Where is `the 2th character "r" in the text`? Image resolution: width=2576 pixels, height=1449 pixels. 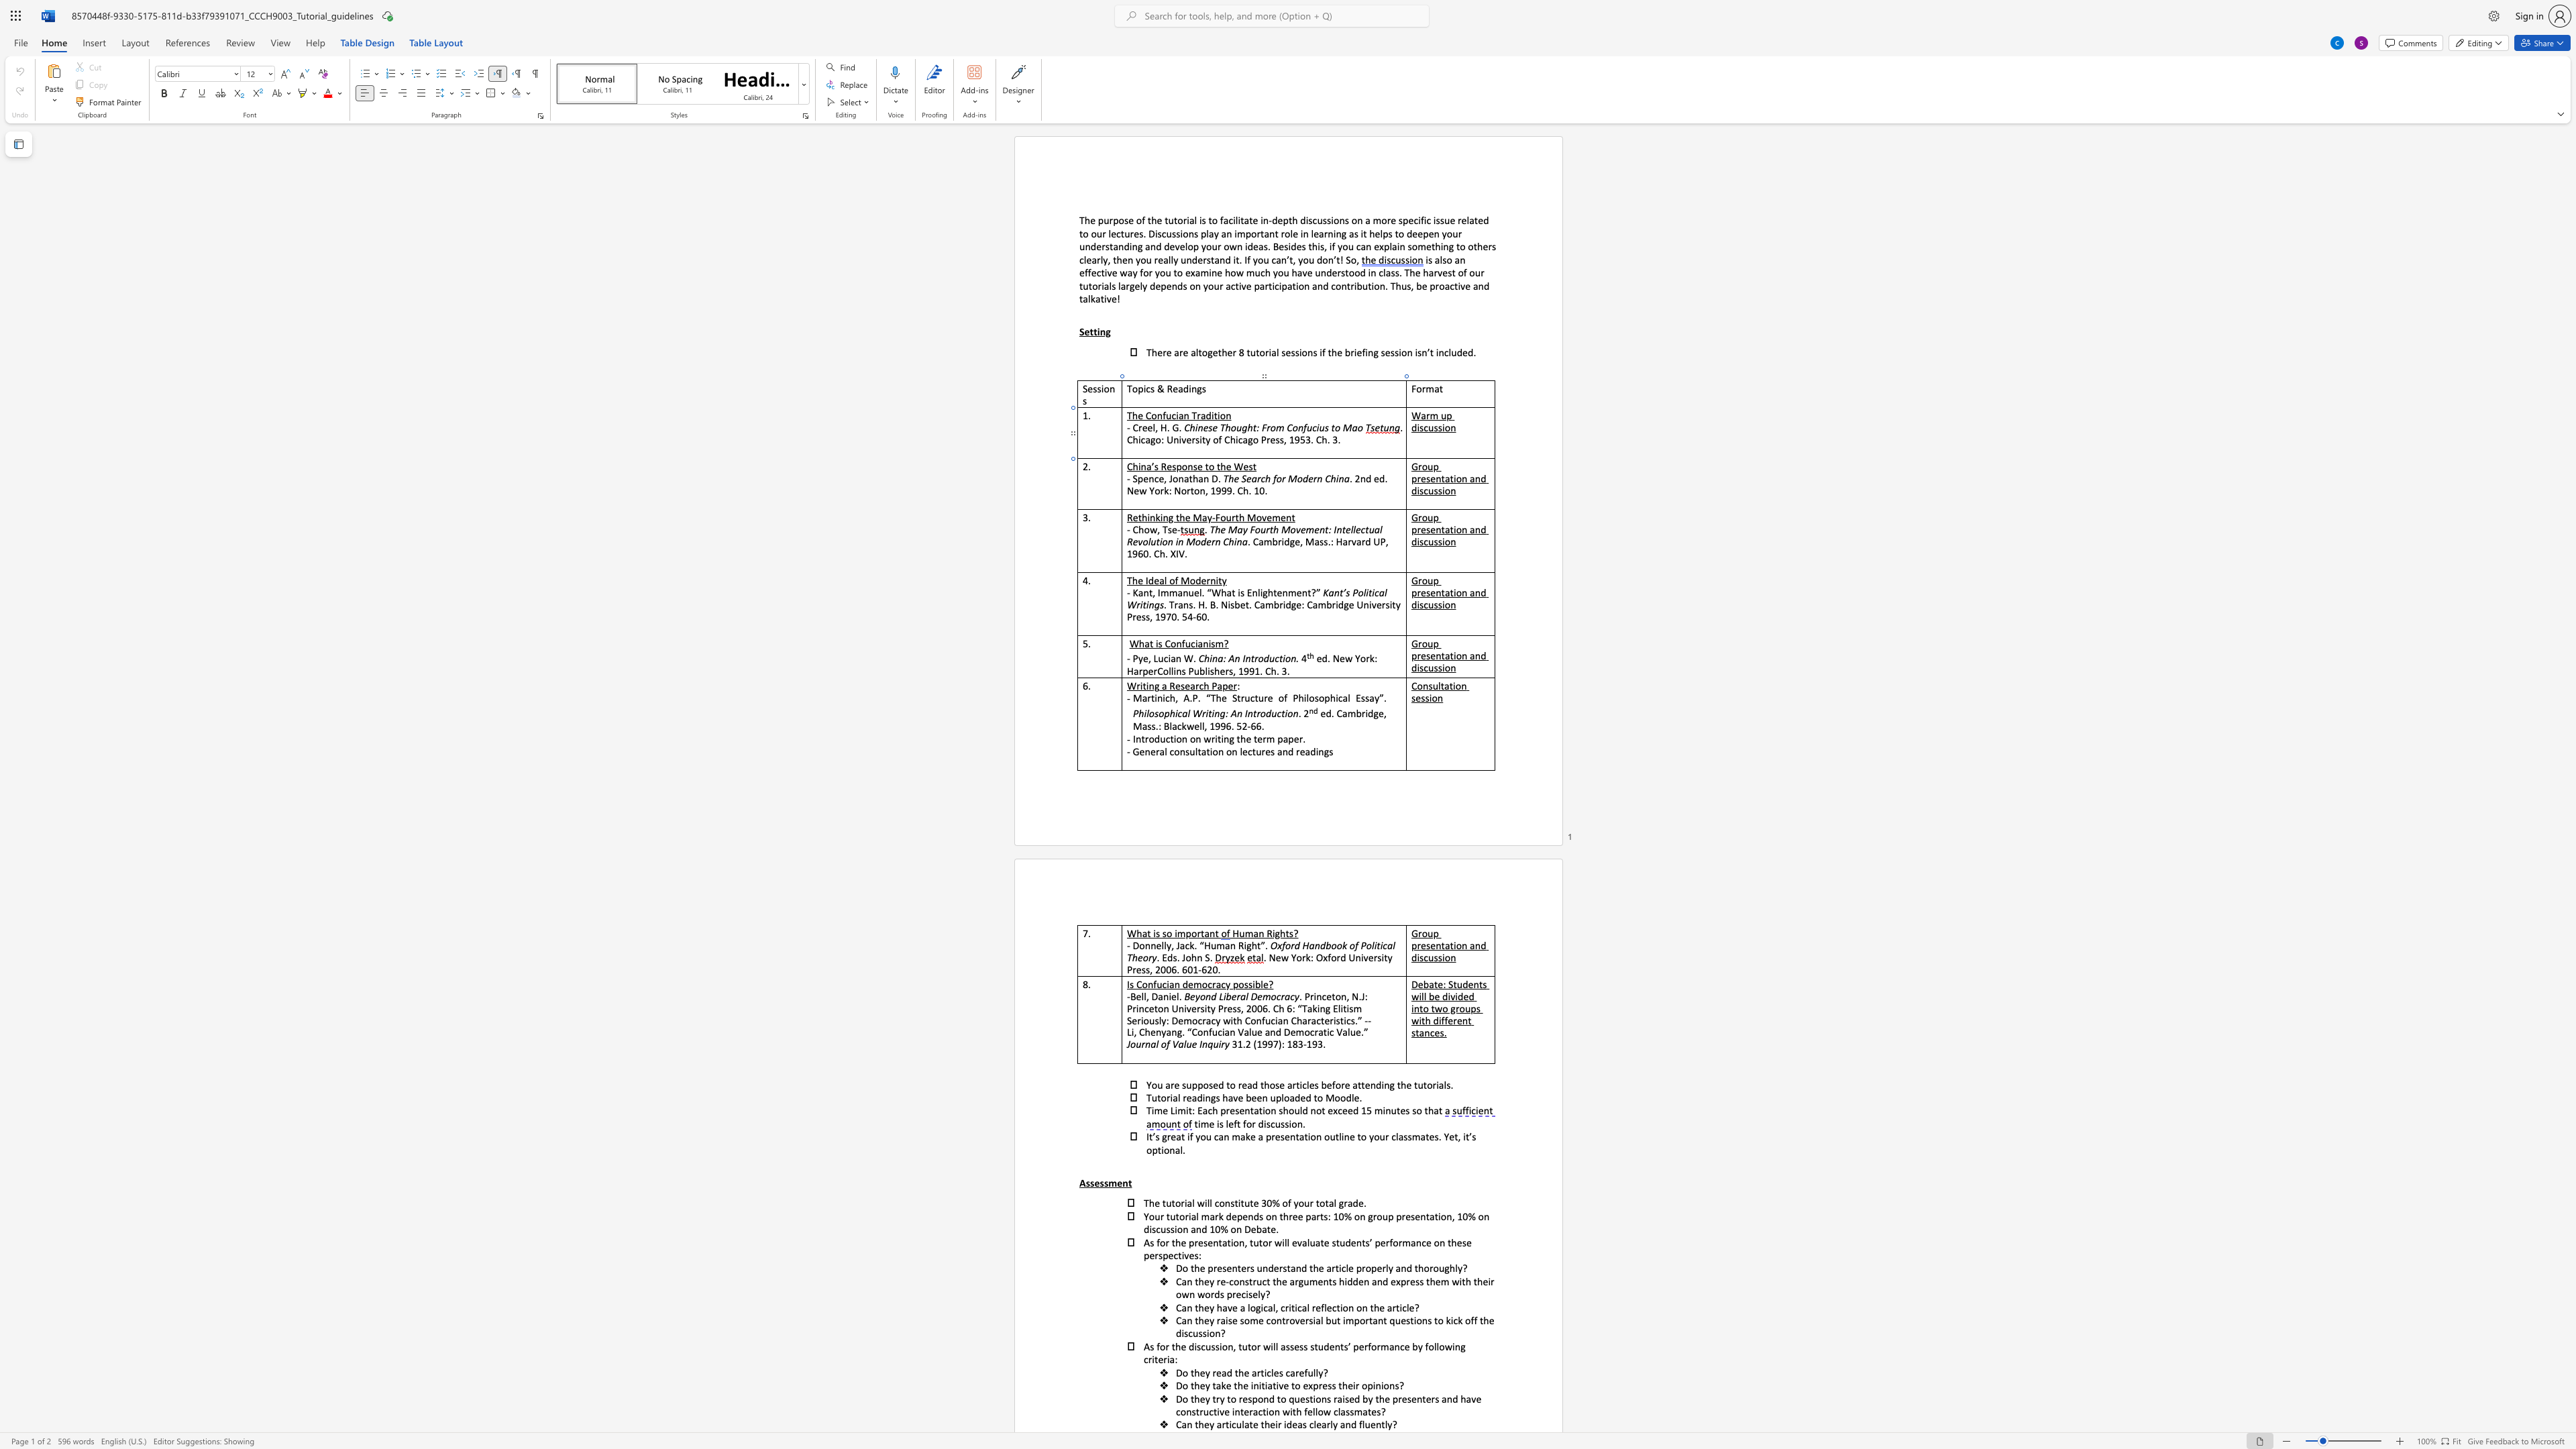 the 2th character "r" in the text is located at coordinates (1283, 478).